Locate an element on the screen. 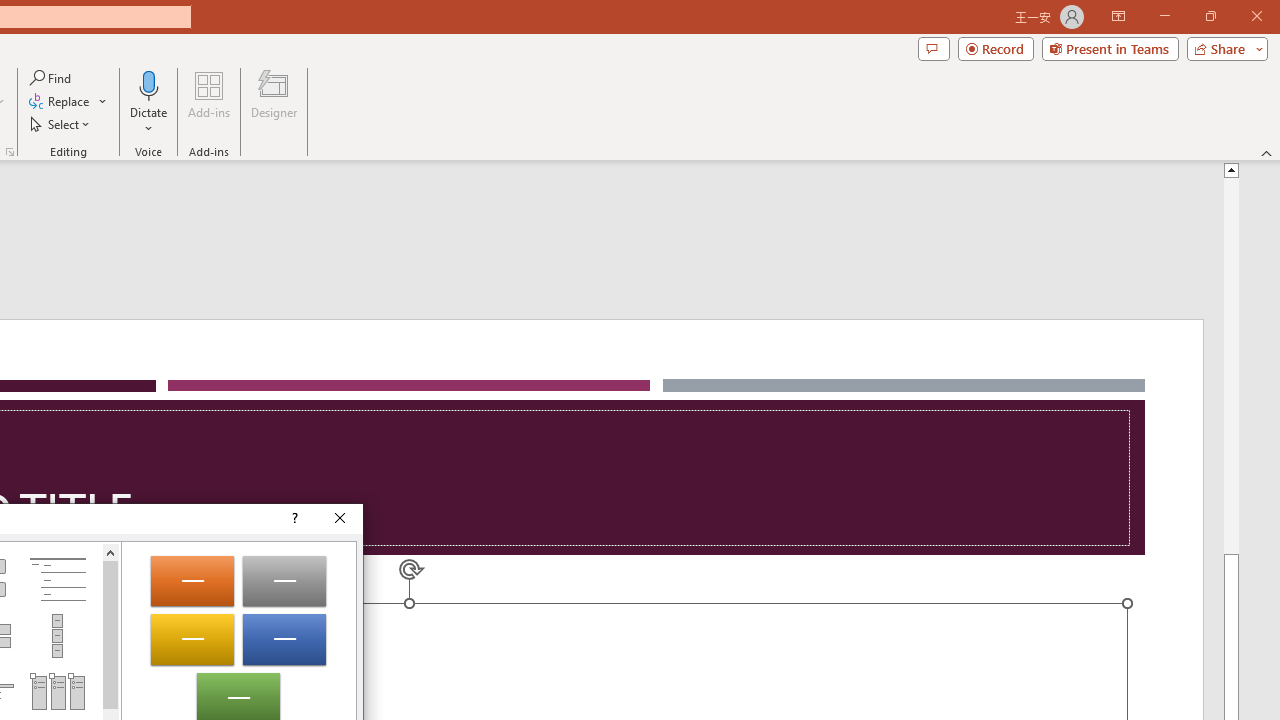 This screenshot has height=720, width=1280. 'Present in Teams' is located at coordinates (1109, 47).